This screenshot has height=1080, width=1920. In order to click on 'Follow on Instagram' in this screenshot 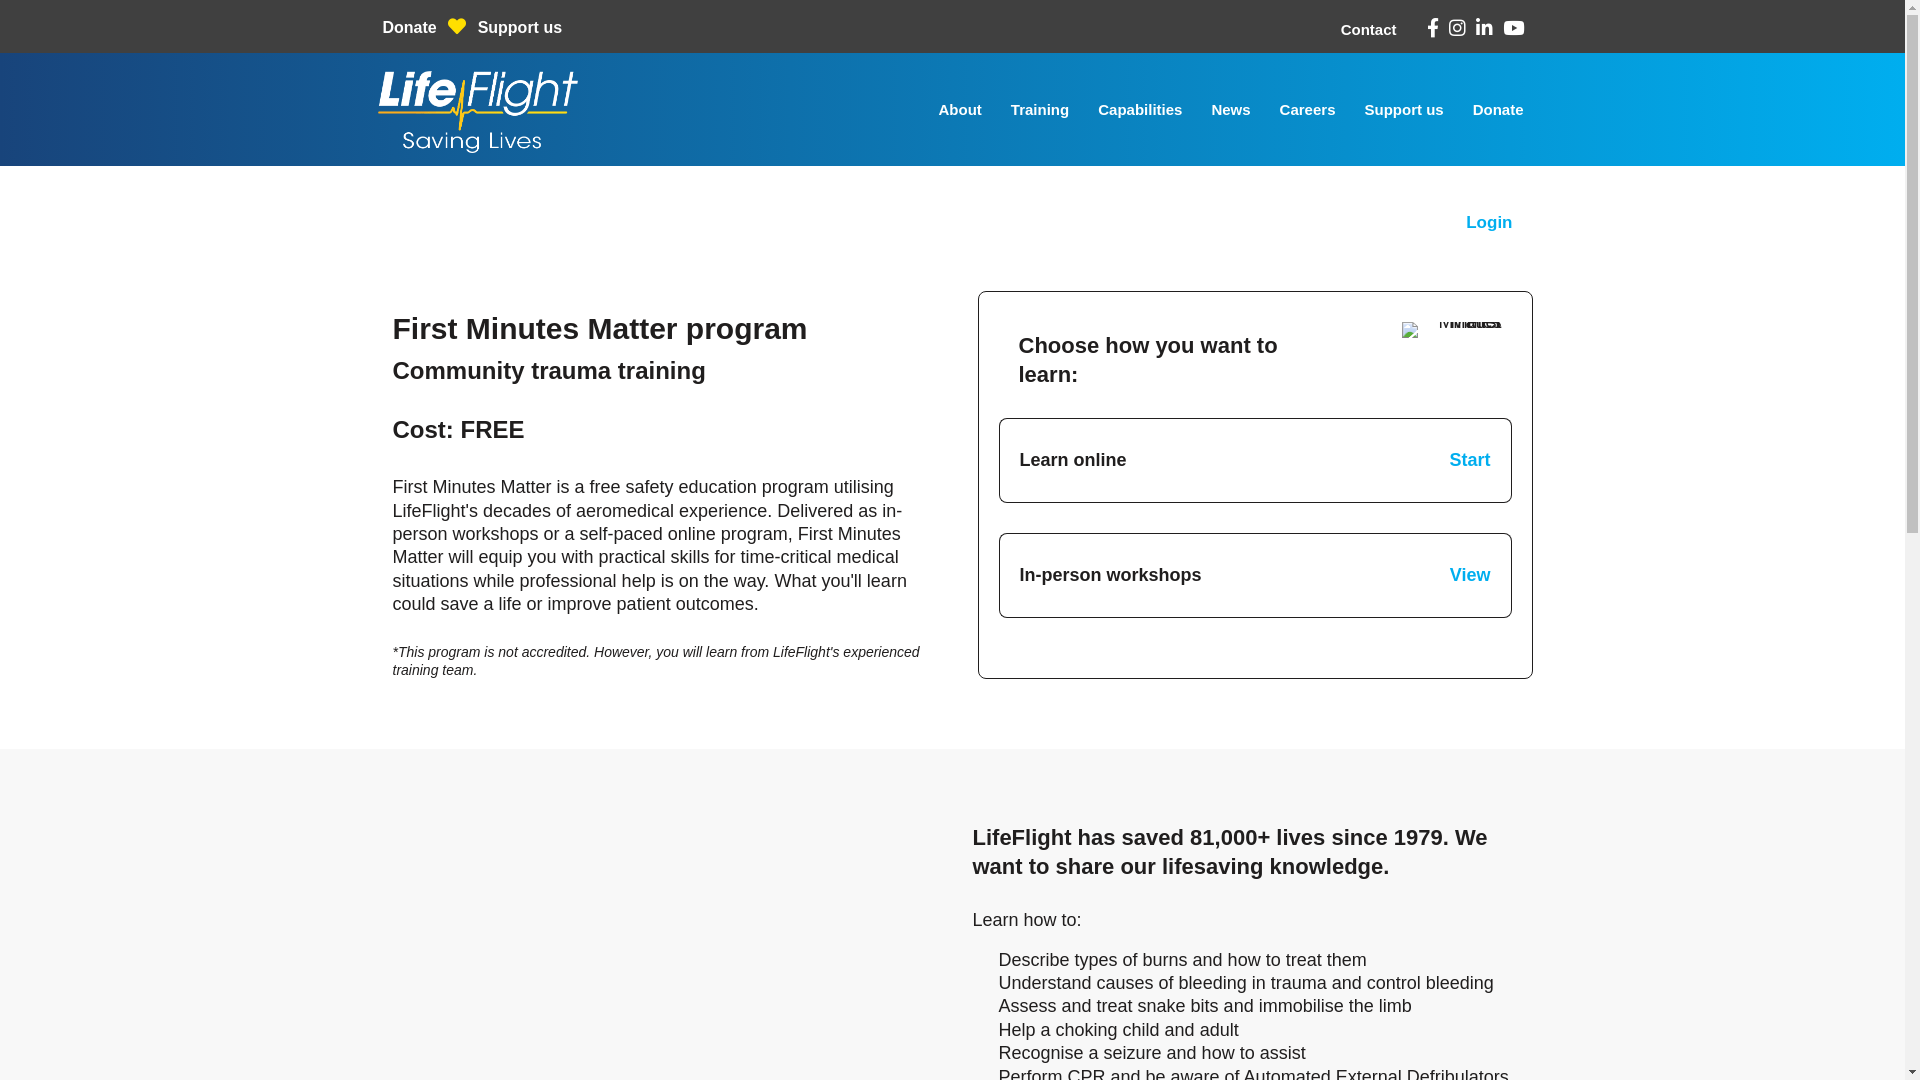, I will do `click(1456, 28)`.